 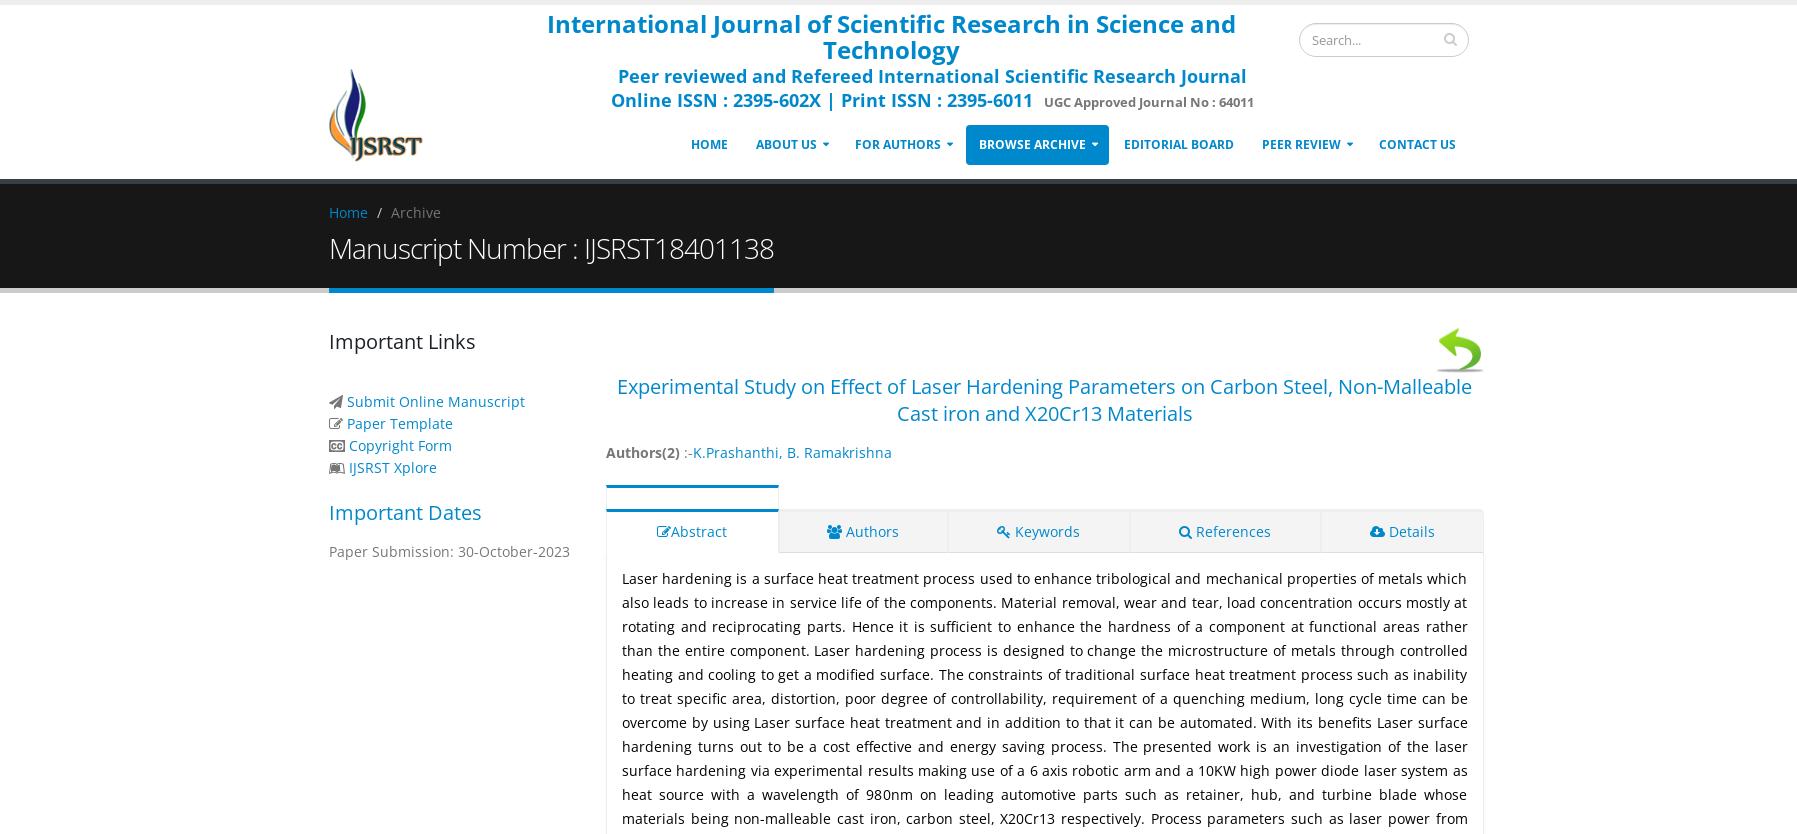 I want to click on 'Details', so click(x=1409, y=530).